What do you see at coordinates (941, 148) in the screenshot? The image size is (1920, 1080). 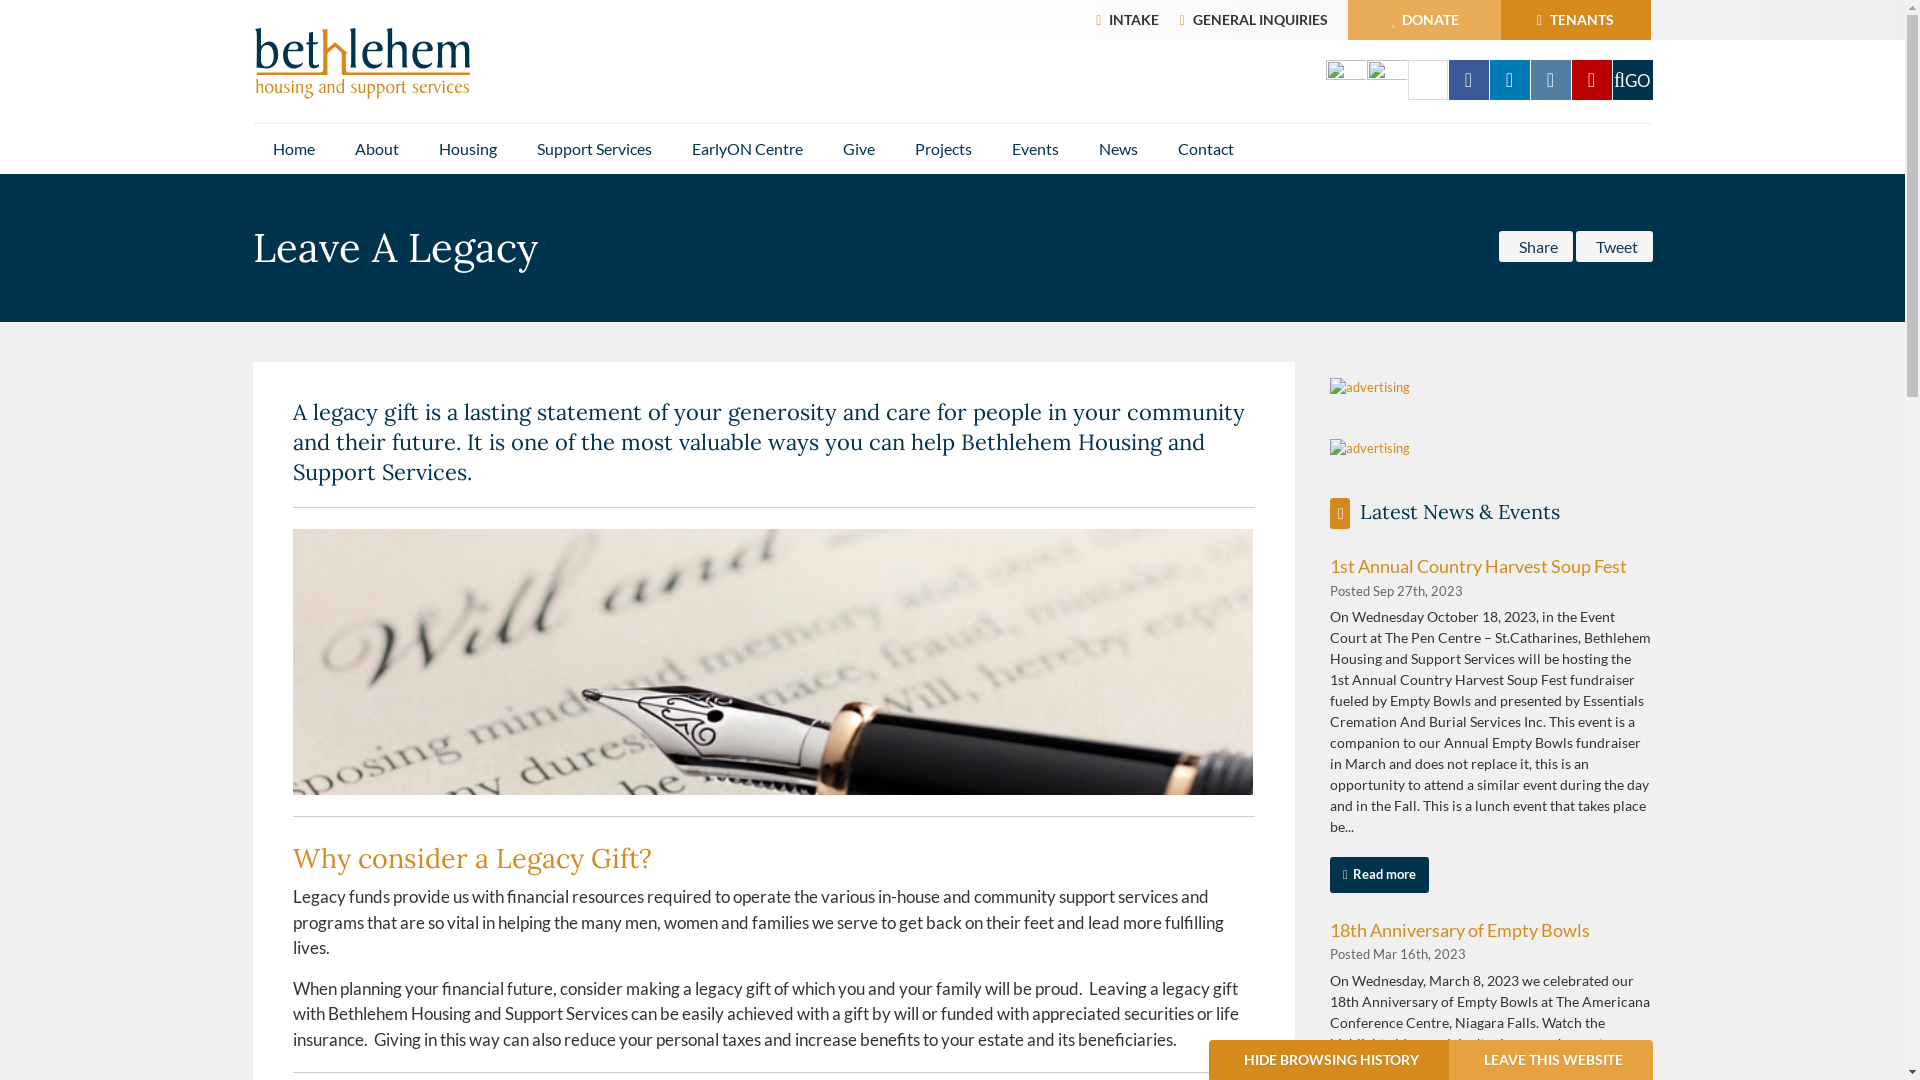 I see `'Projects'` at bounding box center [941, 148].